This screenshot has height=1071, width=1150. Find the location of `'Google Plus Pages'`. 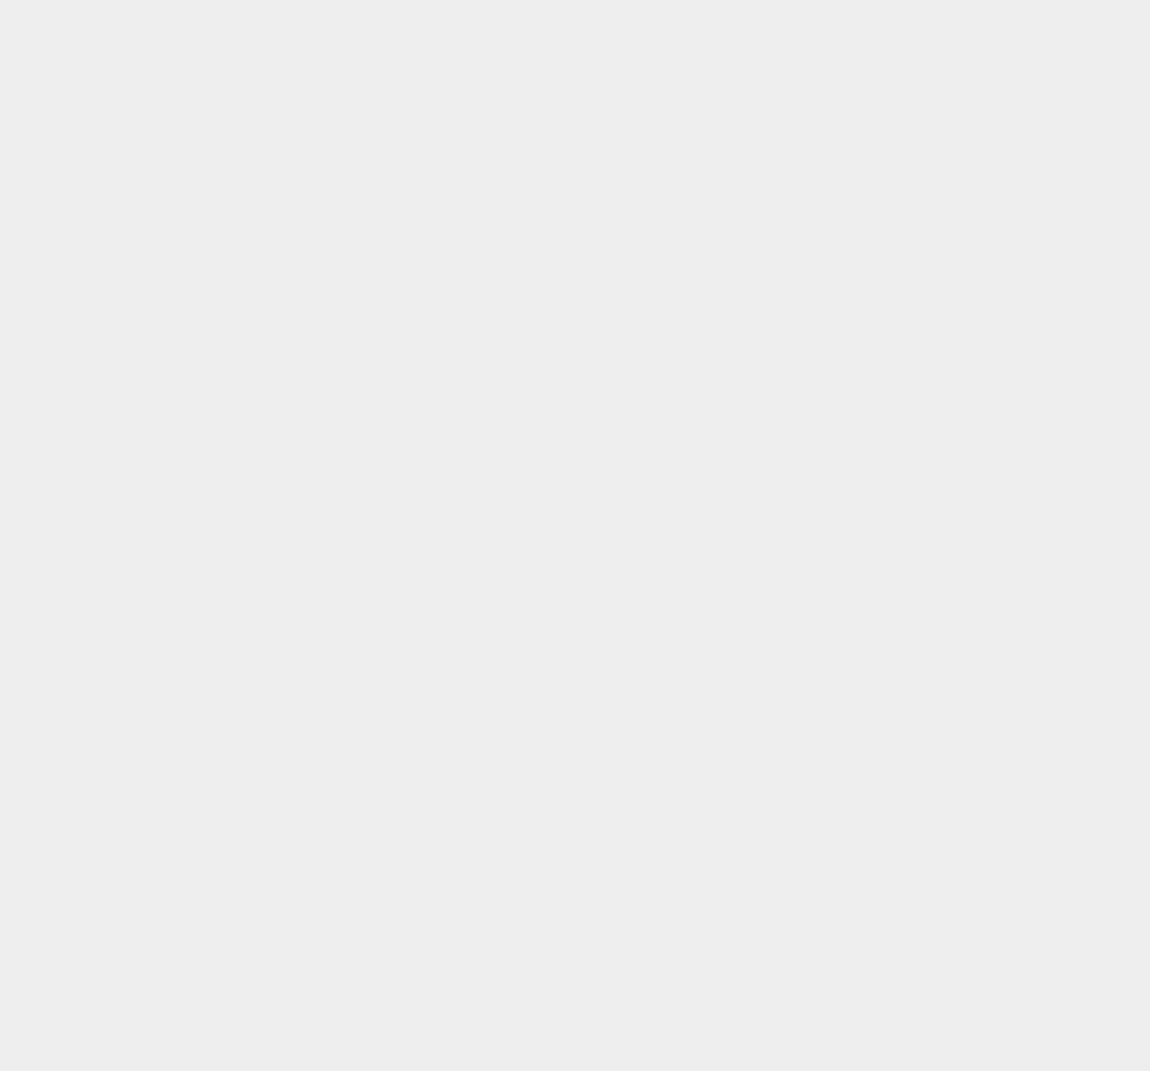

'Google Plus Pages' is located at coordinates (871, 421).